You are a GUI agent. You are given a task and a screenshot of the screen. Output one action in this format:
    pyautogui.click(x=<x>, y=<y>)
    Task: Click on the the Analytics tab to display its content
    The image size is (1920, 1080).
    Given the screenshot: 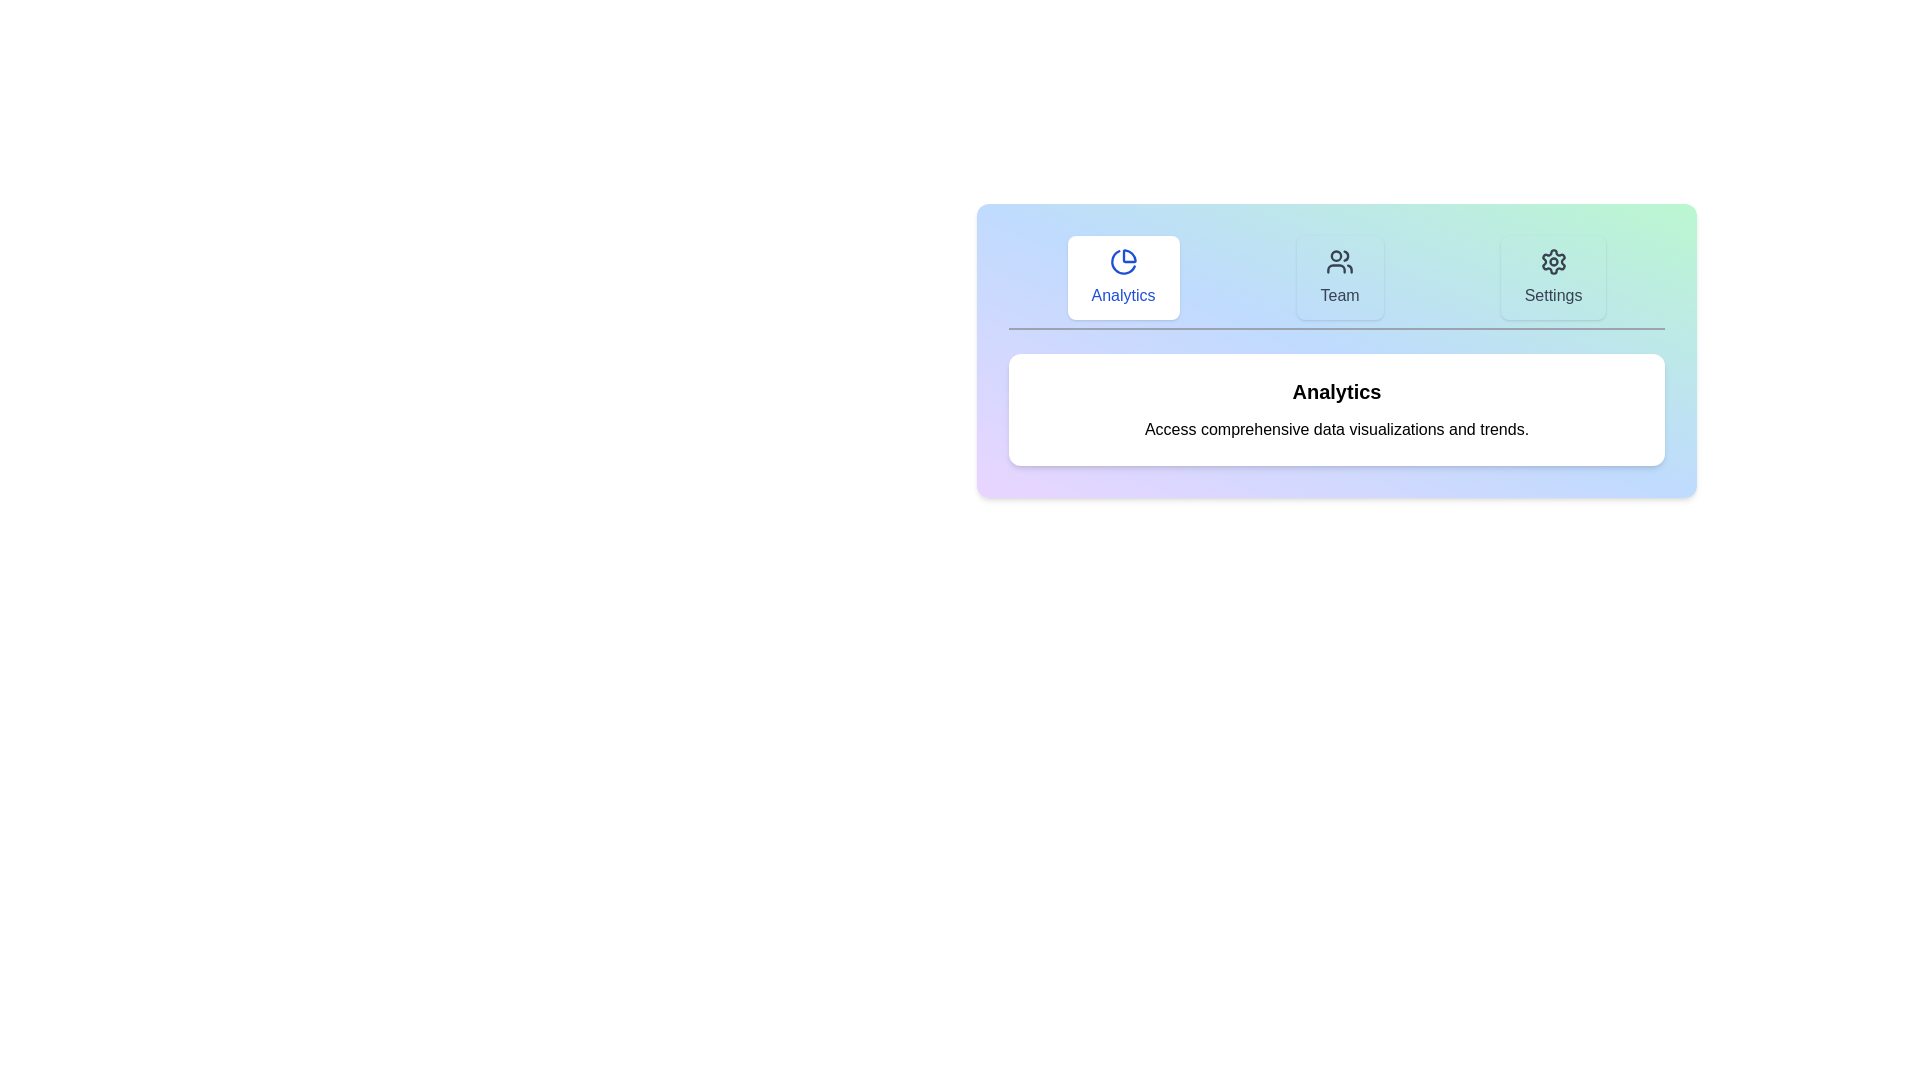 What is the action you would take?
    pyautogui.click(x=1123, y=277)
    